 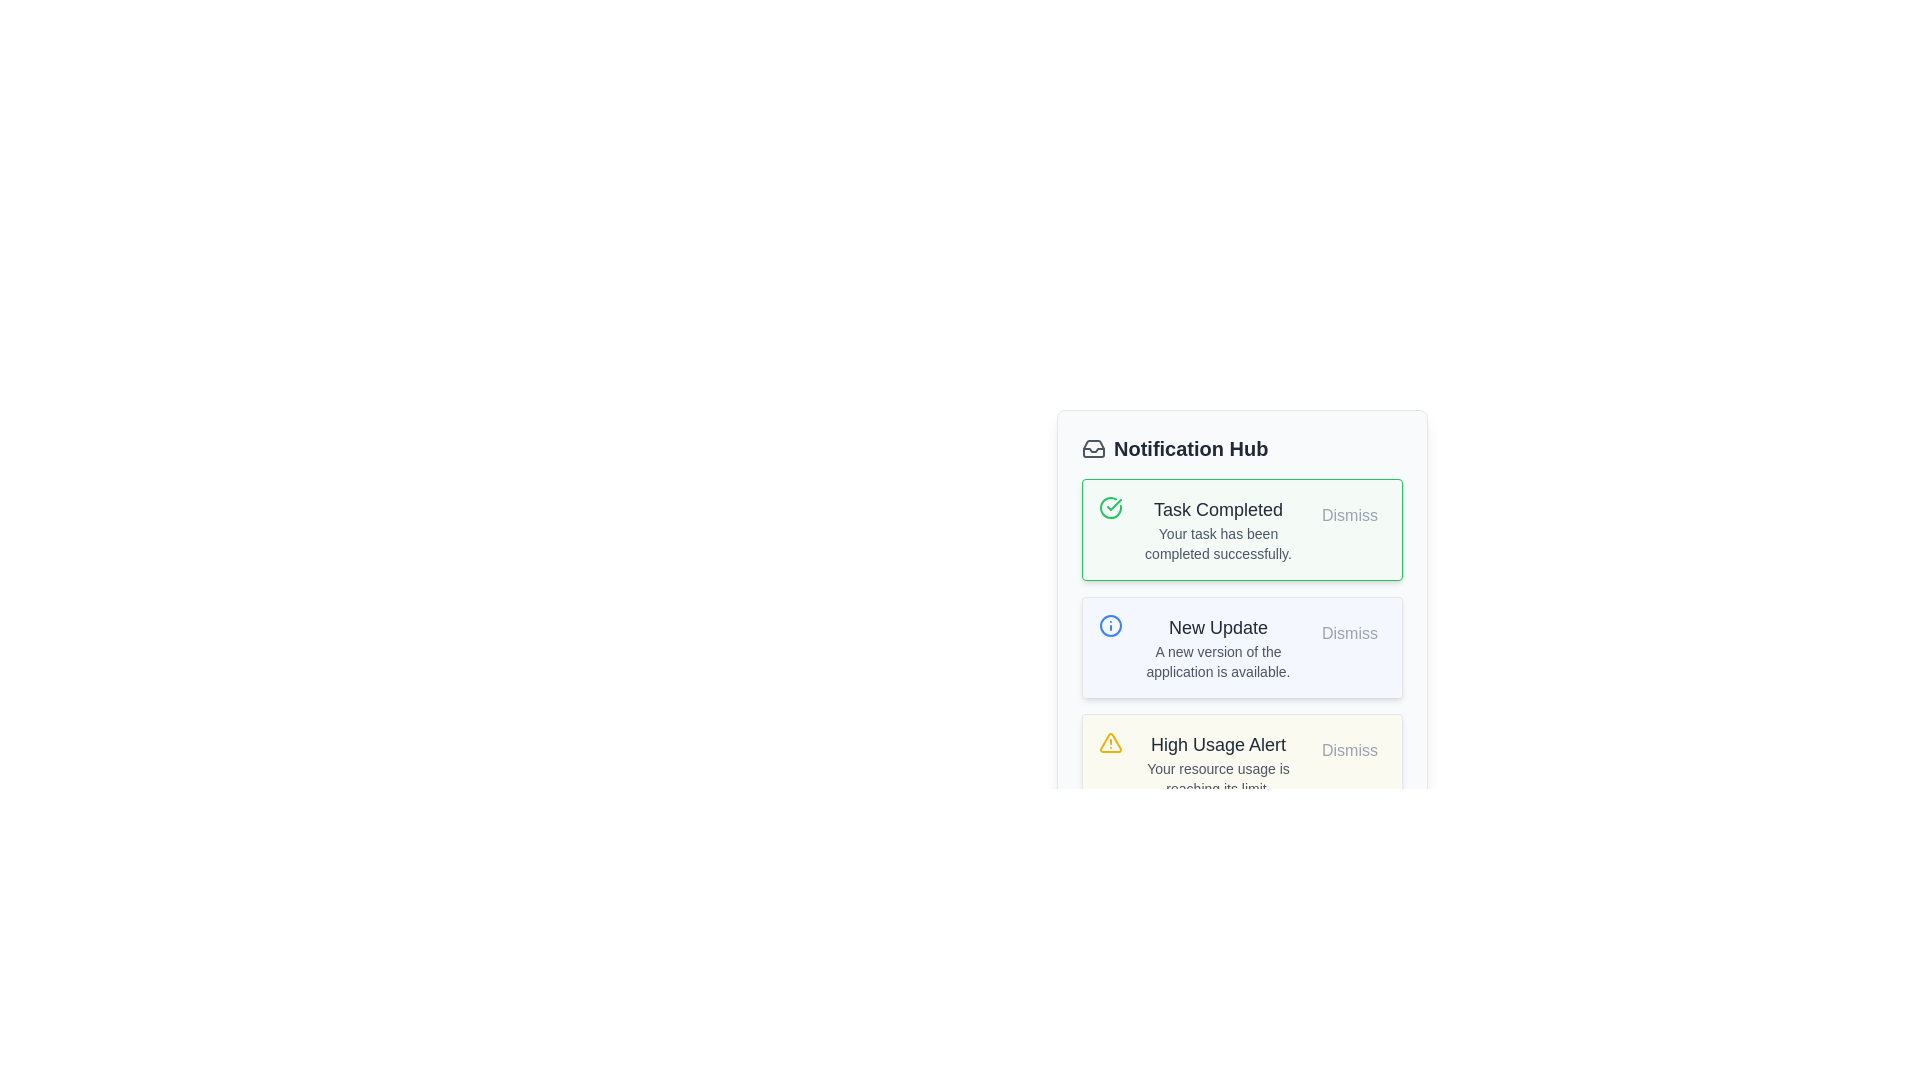 What do you see at coordinates (1217, 528) in the screenshot?
I see `the notification message displaying 'Task Completed' with the subtext 'Your task has been completed successfully.' located in the first notification slot under the 'Notification Hub'` at bounding box center [1217, 528].